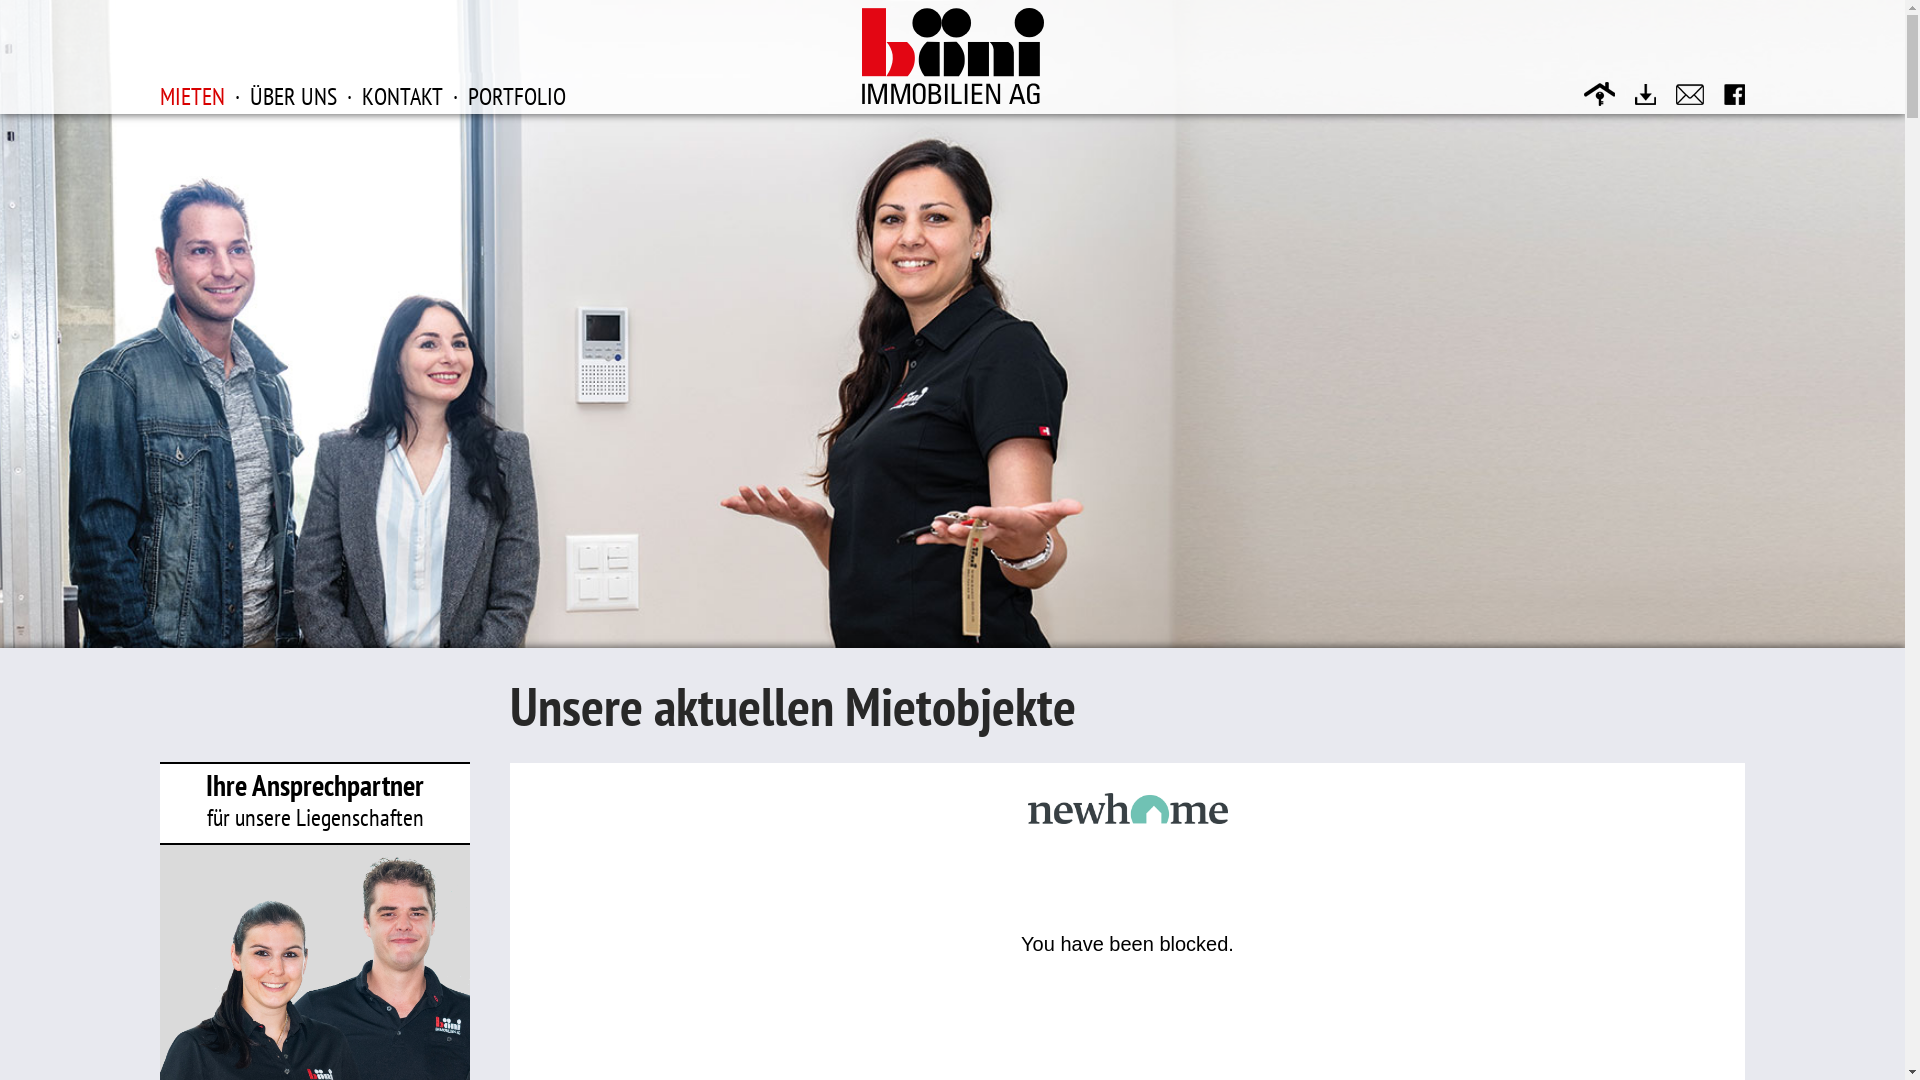 The height and width of the screenshot is (1080, 1920). What do you see at coordinates (192, 95) in the screenshot?
I see `'MIETEN'` at bounding box center [192, 95].